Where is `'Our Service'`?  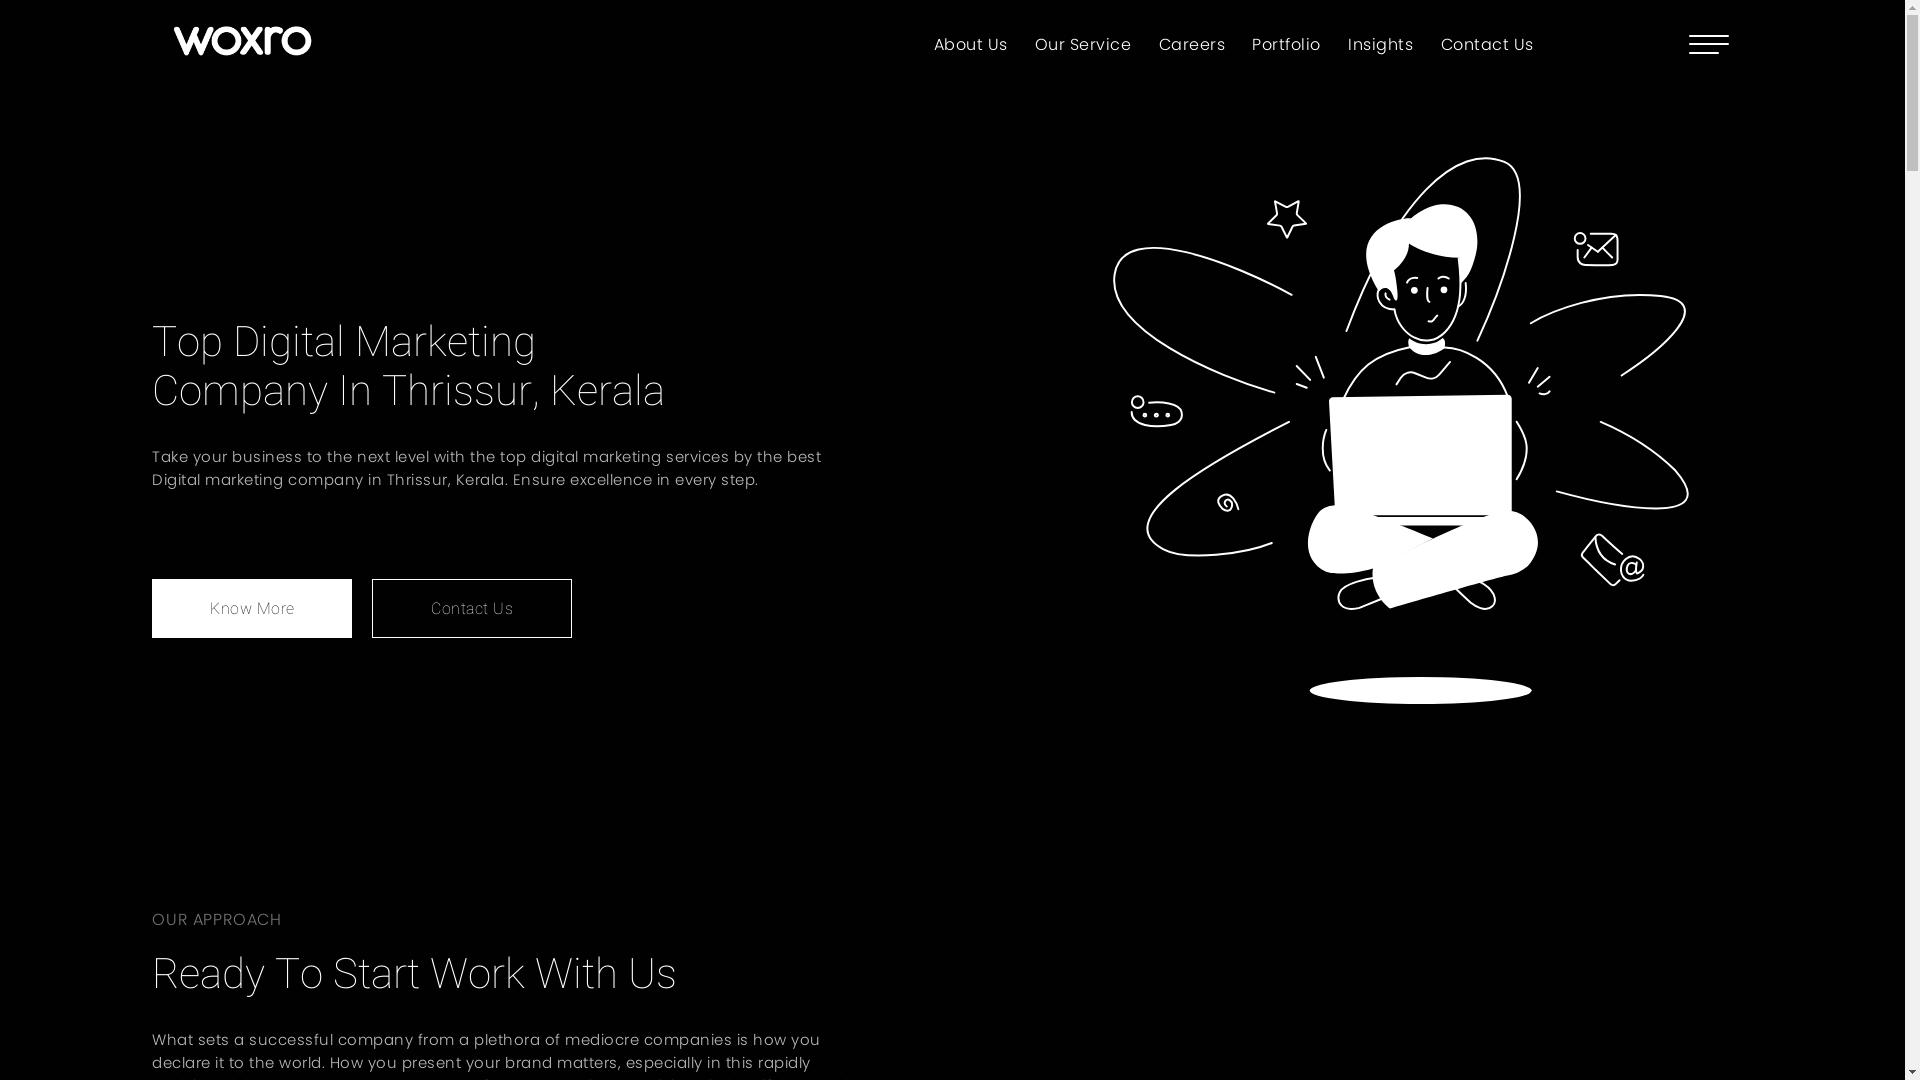
'Our Service' is located at coordinates (1082, 43).